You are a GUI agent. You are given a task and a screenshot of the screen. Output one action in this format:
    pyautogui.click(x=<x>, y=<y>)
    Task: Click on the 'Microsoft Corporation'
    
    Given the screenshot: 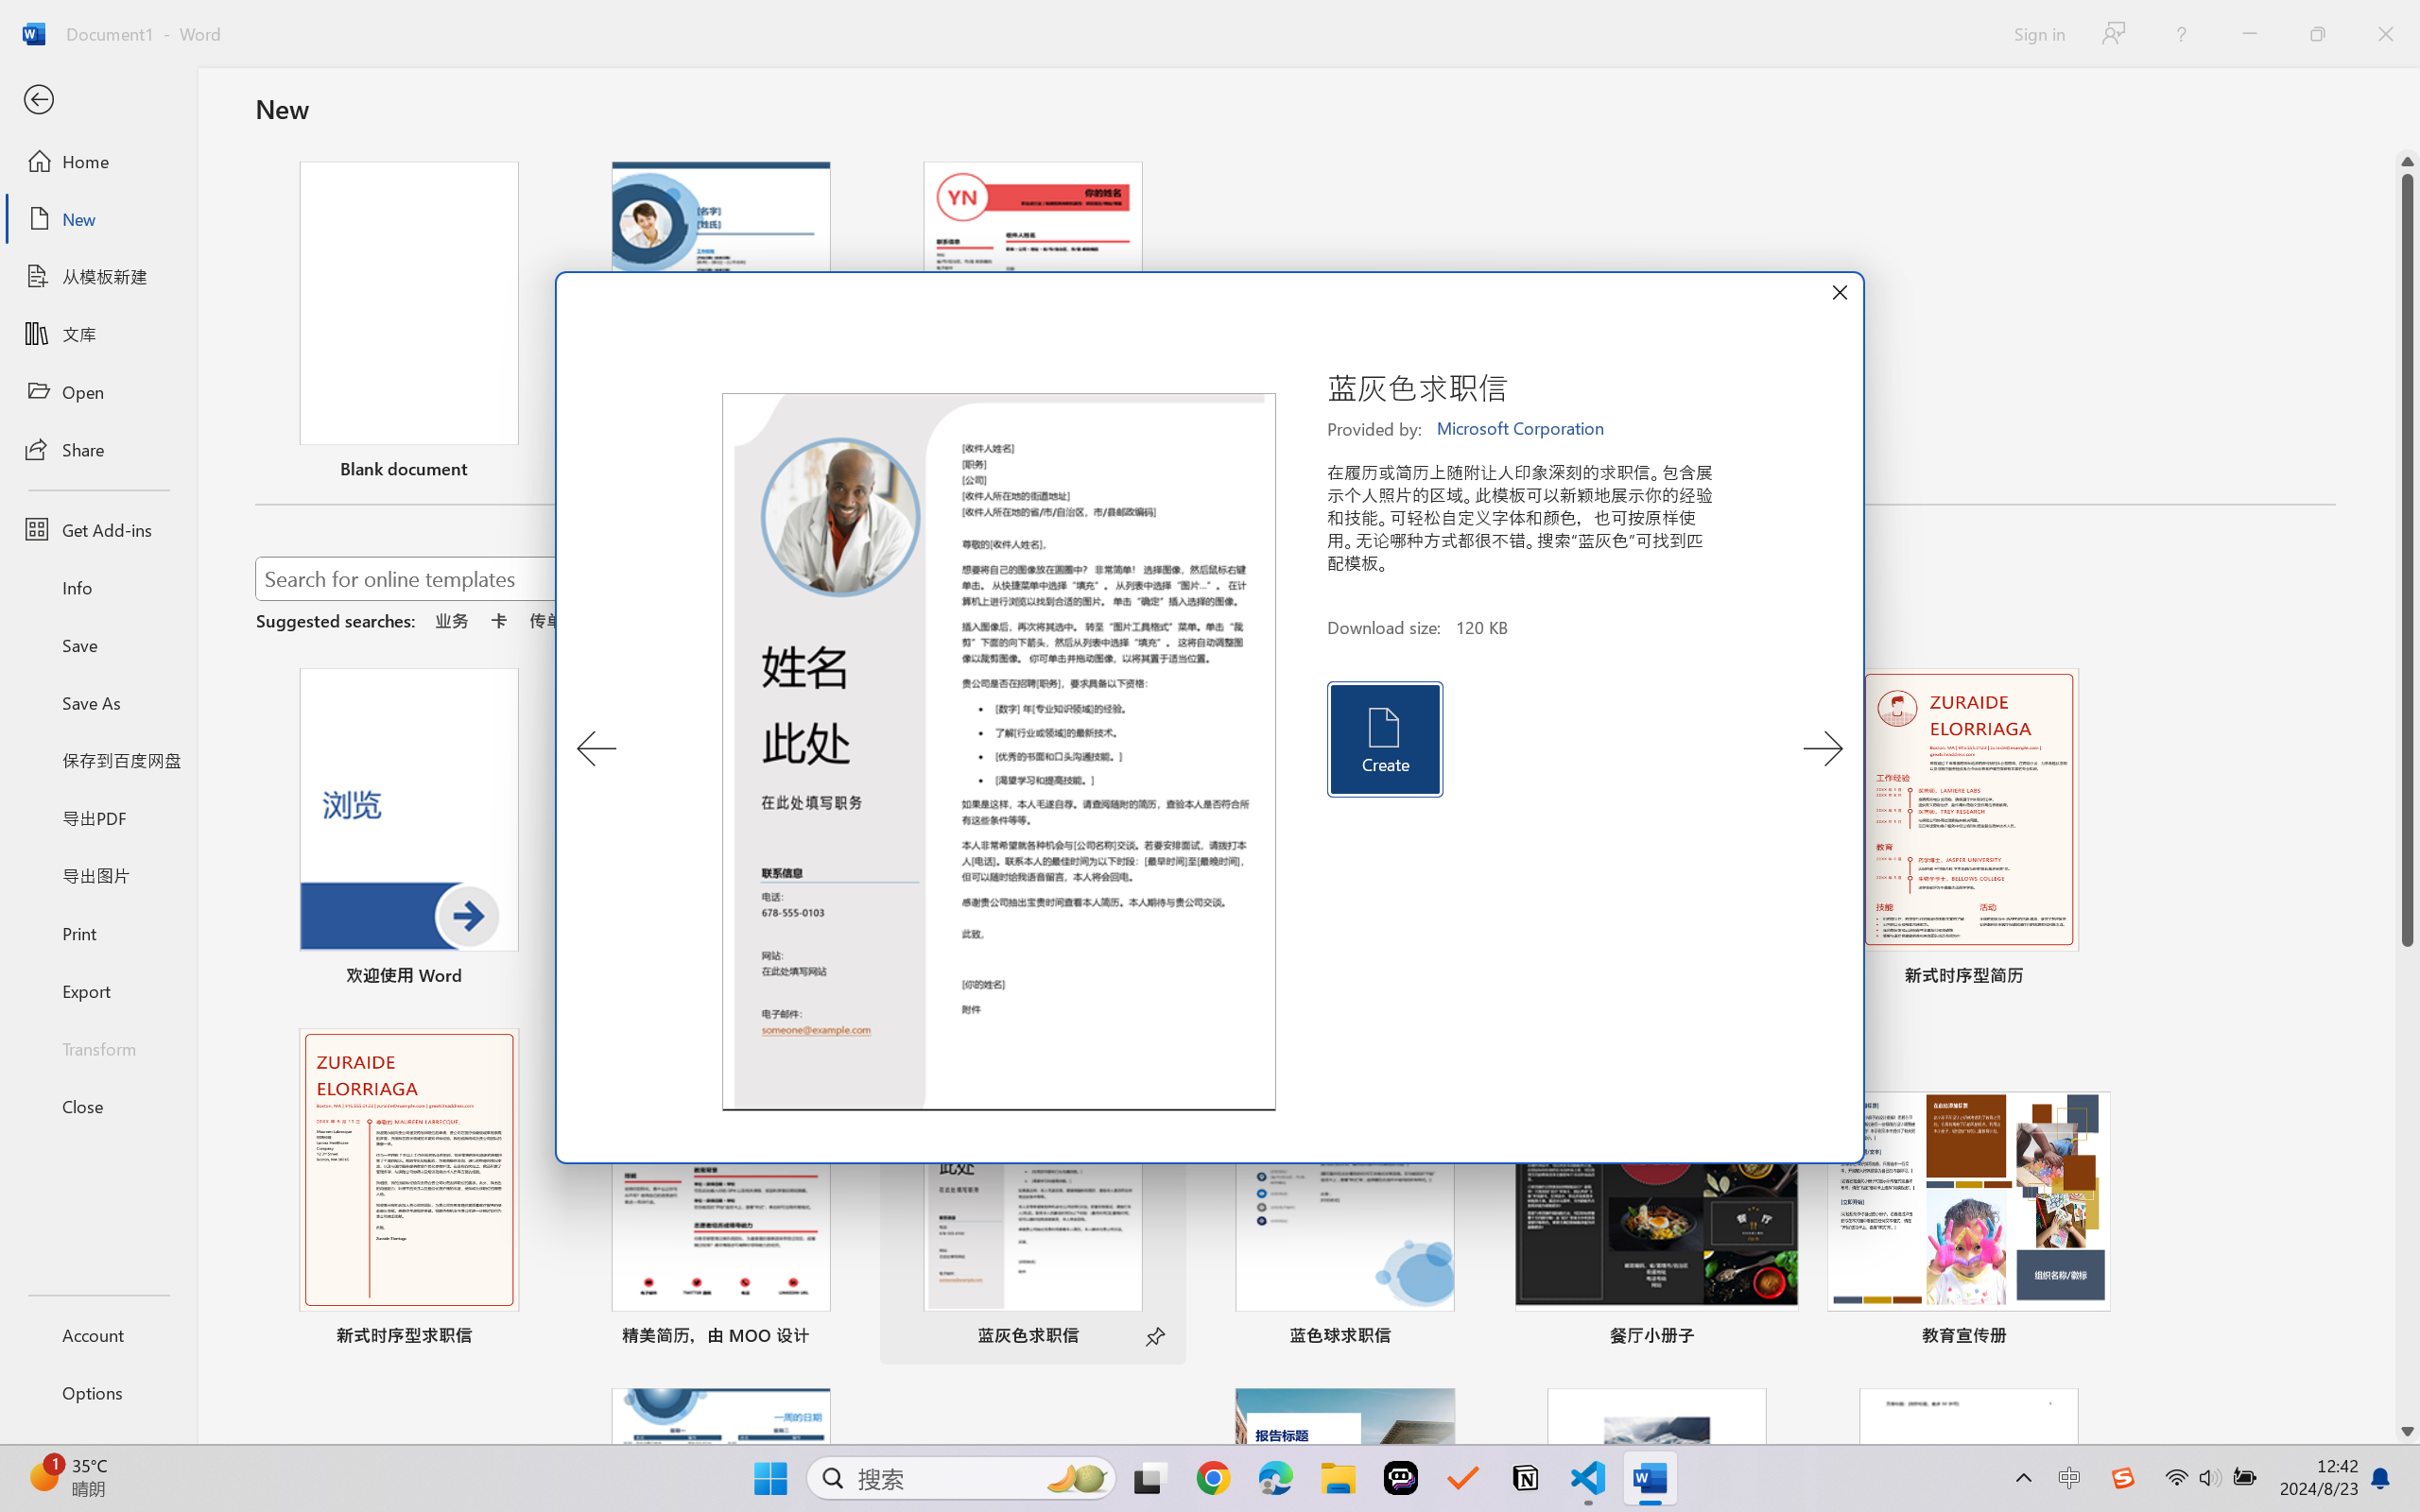 What is the action you would take?
    pyautogui.click(x=1521, y=428)
    